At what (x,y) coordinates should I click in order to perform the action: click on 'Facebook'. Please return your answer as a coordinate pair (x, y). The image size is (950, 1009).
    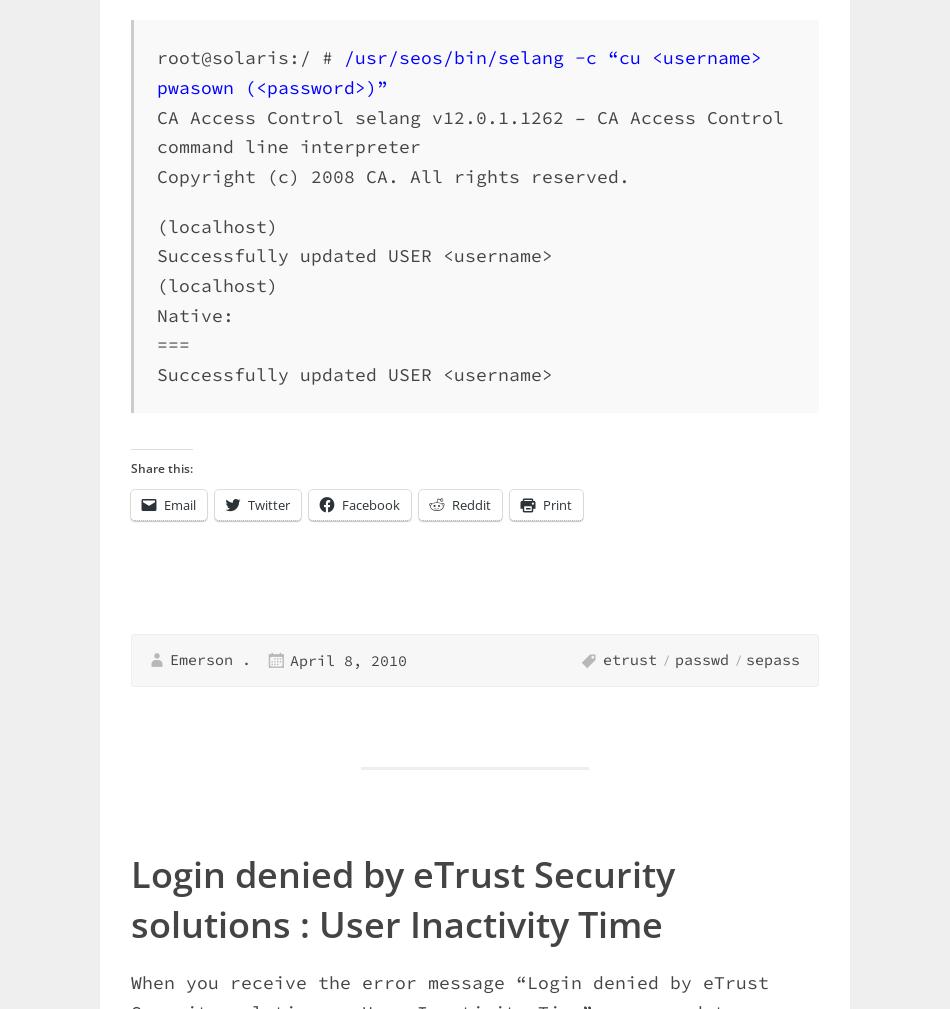
    Looking at the image, I should click on (369, 502).